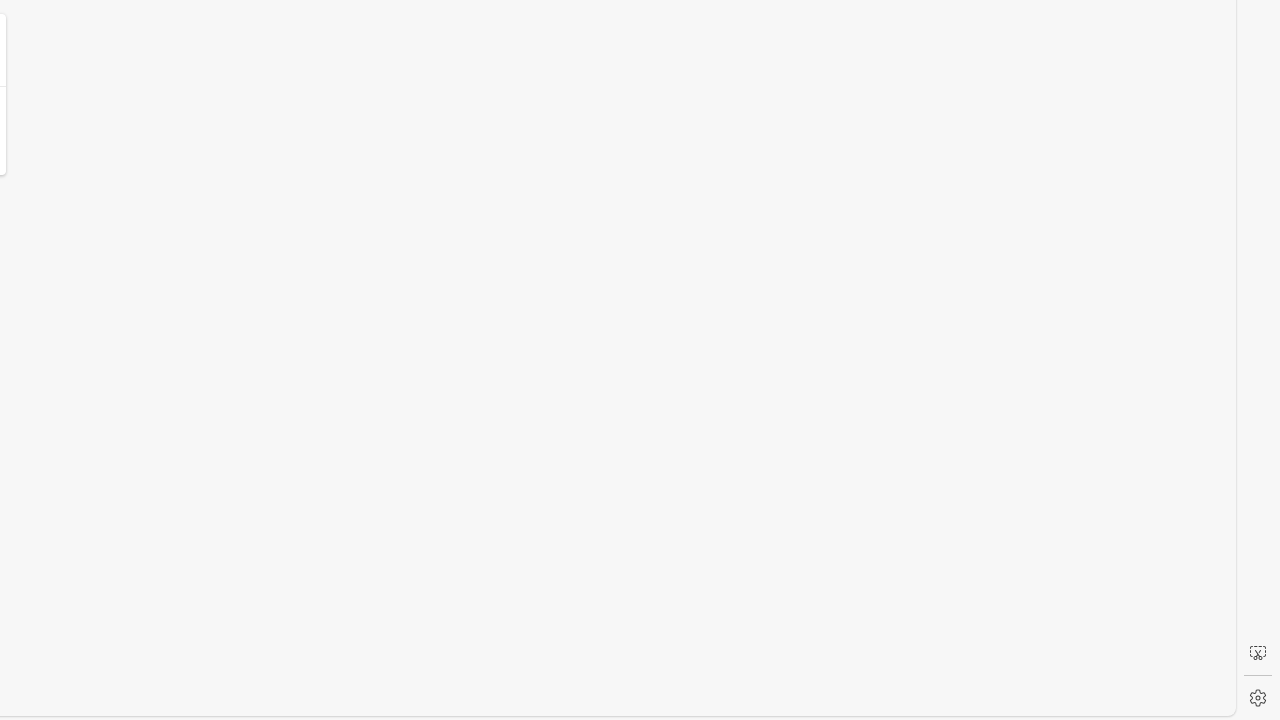 Image resolution: width=1280 pixels, height=720 pixels. I want to click on 'Settings', so click(1256, 696).